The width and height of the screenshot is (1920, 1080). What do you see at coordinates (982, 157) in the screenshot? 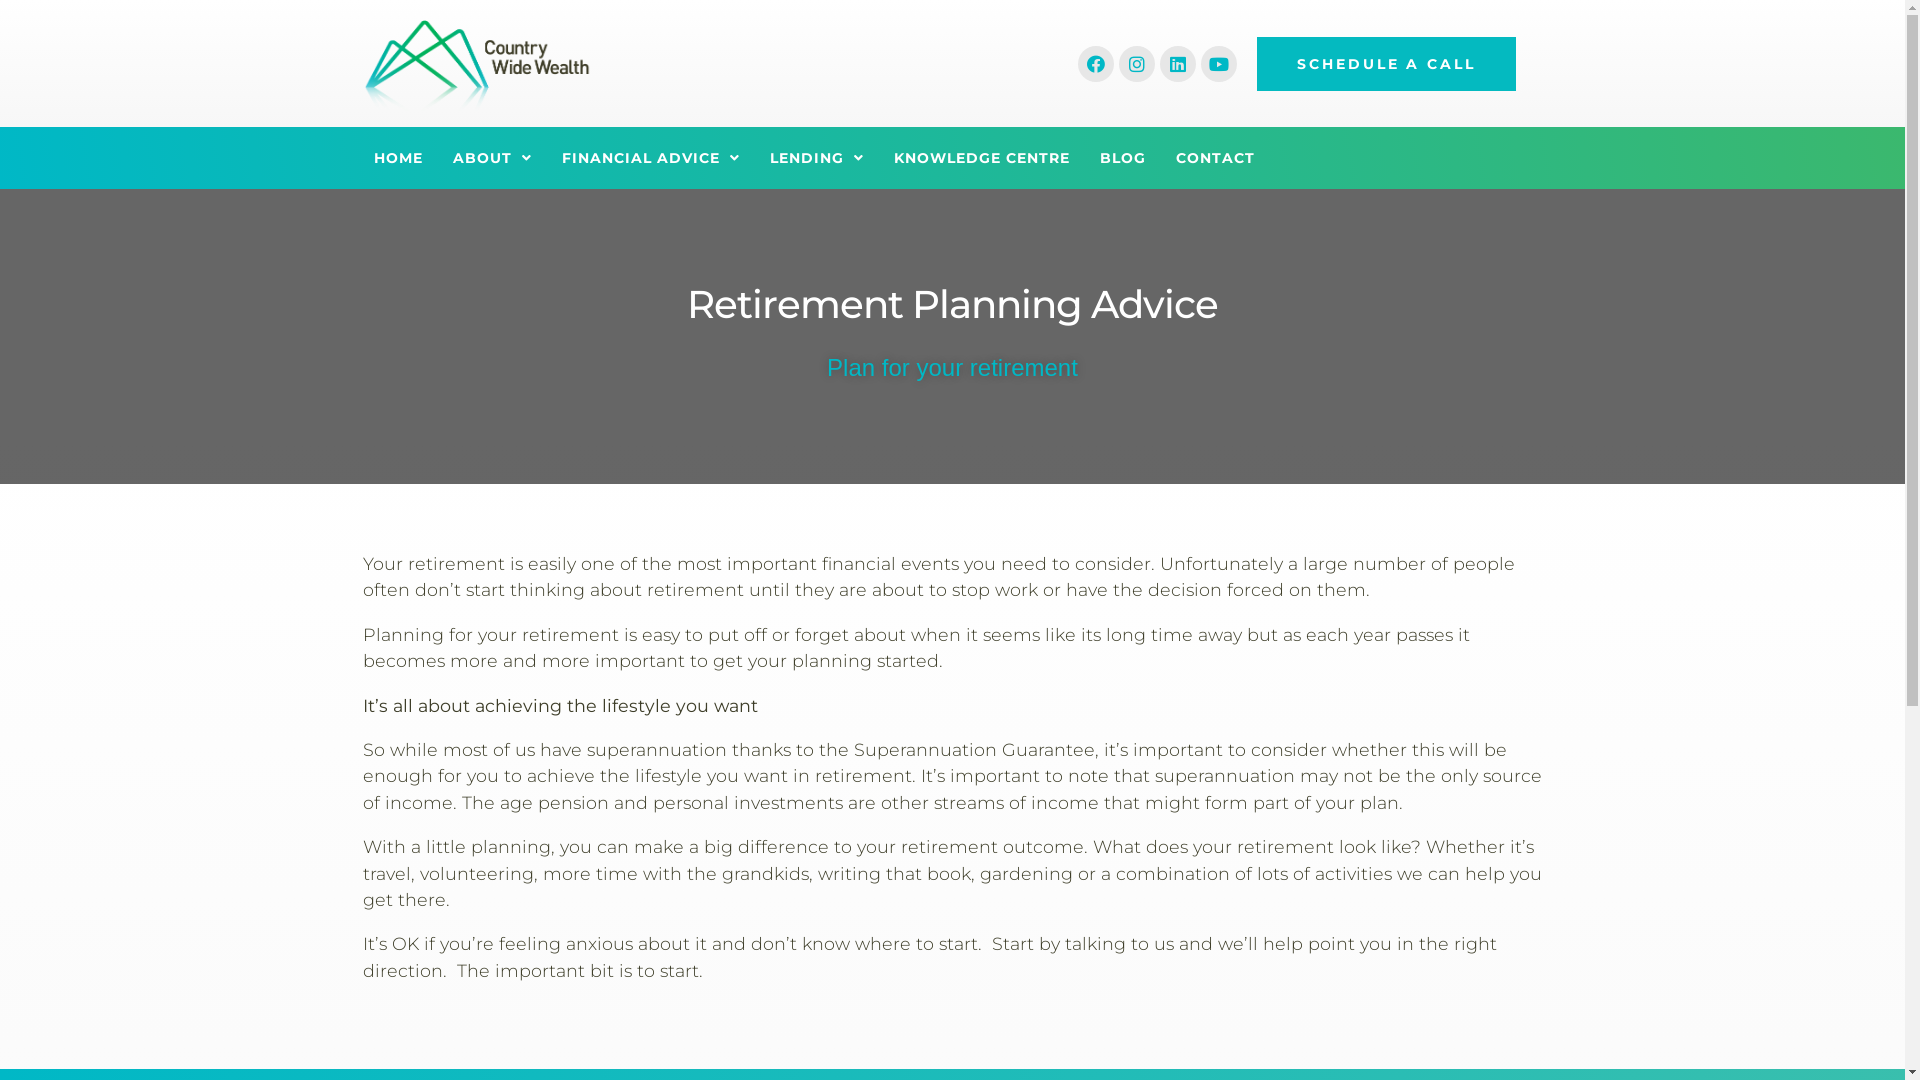
I see `'KNOWLEDGE CENTRE'` at bounding box center [982, 157].